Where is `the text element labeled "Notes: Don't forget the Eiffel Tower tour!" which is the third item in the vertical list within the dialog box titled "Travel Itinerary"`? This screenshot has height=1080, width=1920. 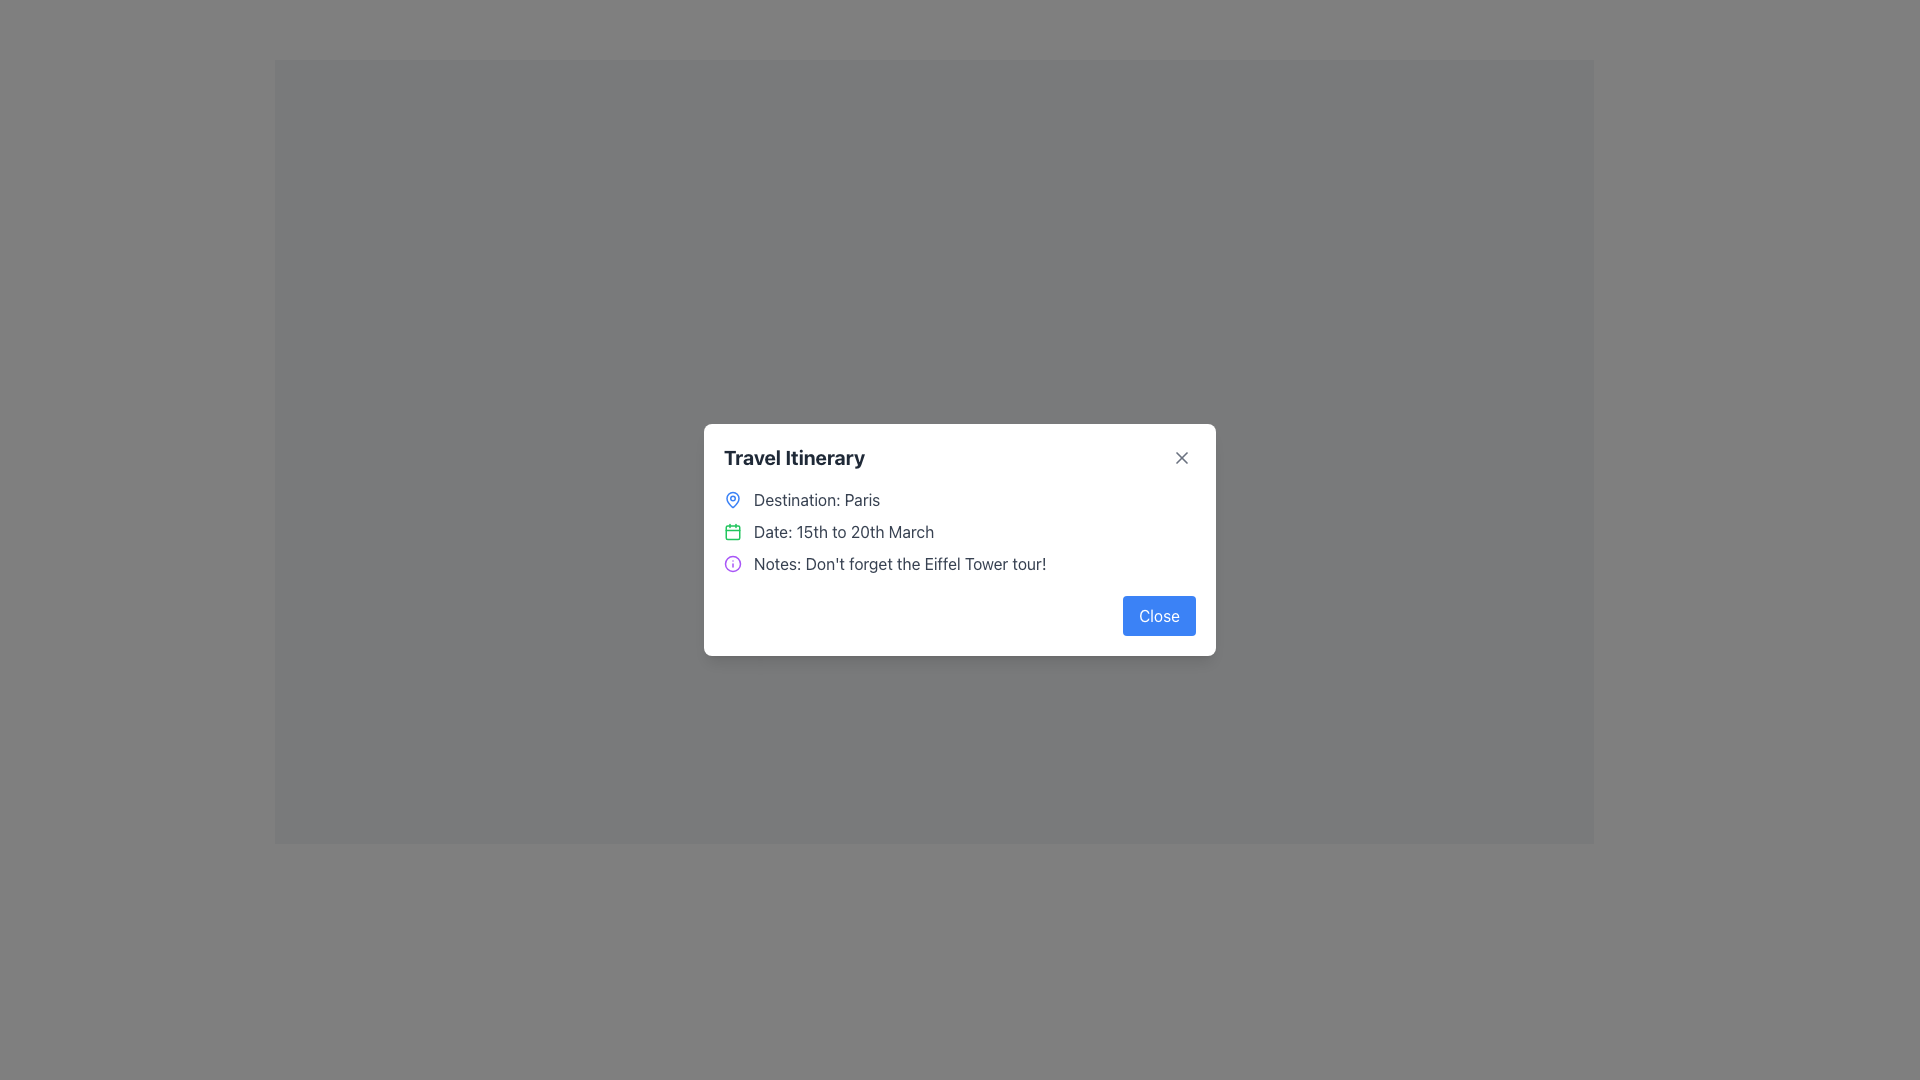 the text element labeled "Notes: Don't forget the Eiffel Tower tour!" which is the third item in the vertical list within the dialog box titled "Travel Itinerary" is located at coordinates (960, 563).